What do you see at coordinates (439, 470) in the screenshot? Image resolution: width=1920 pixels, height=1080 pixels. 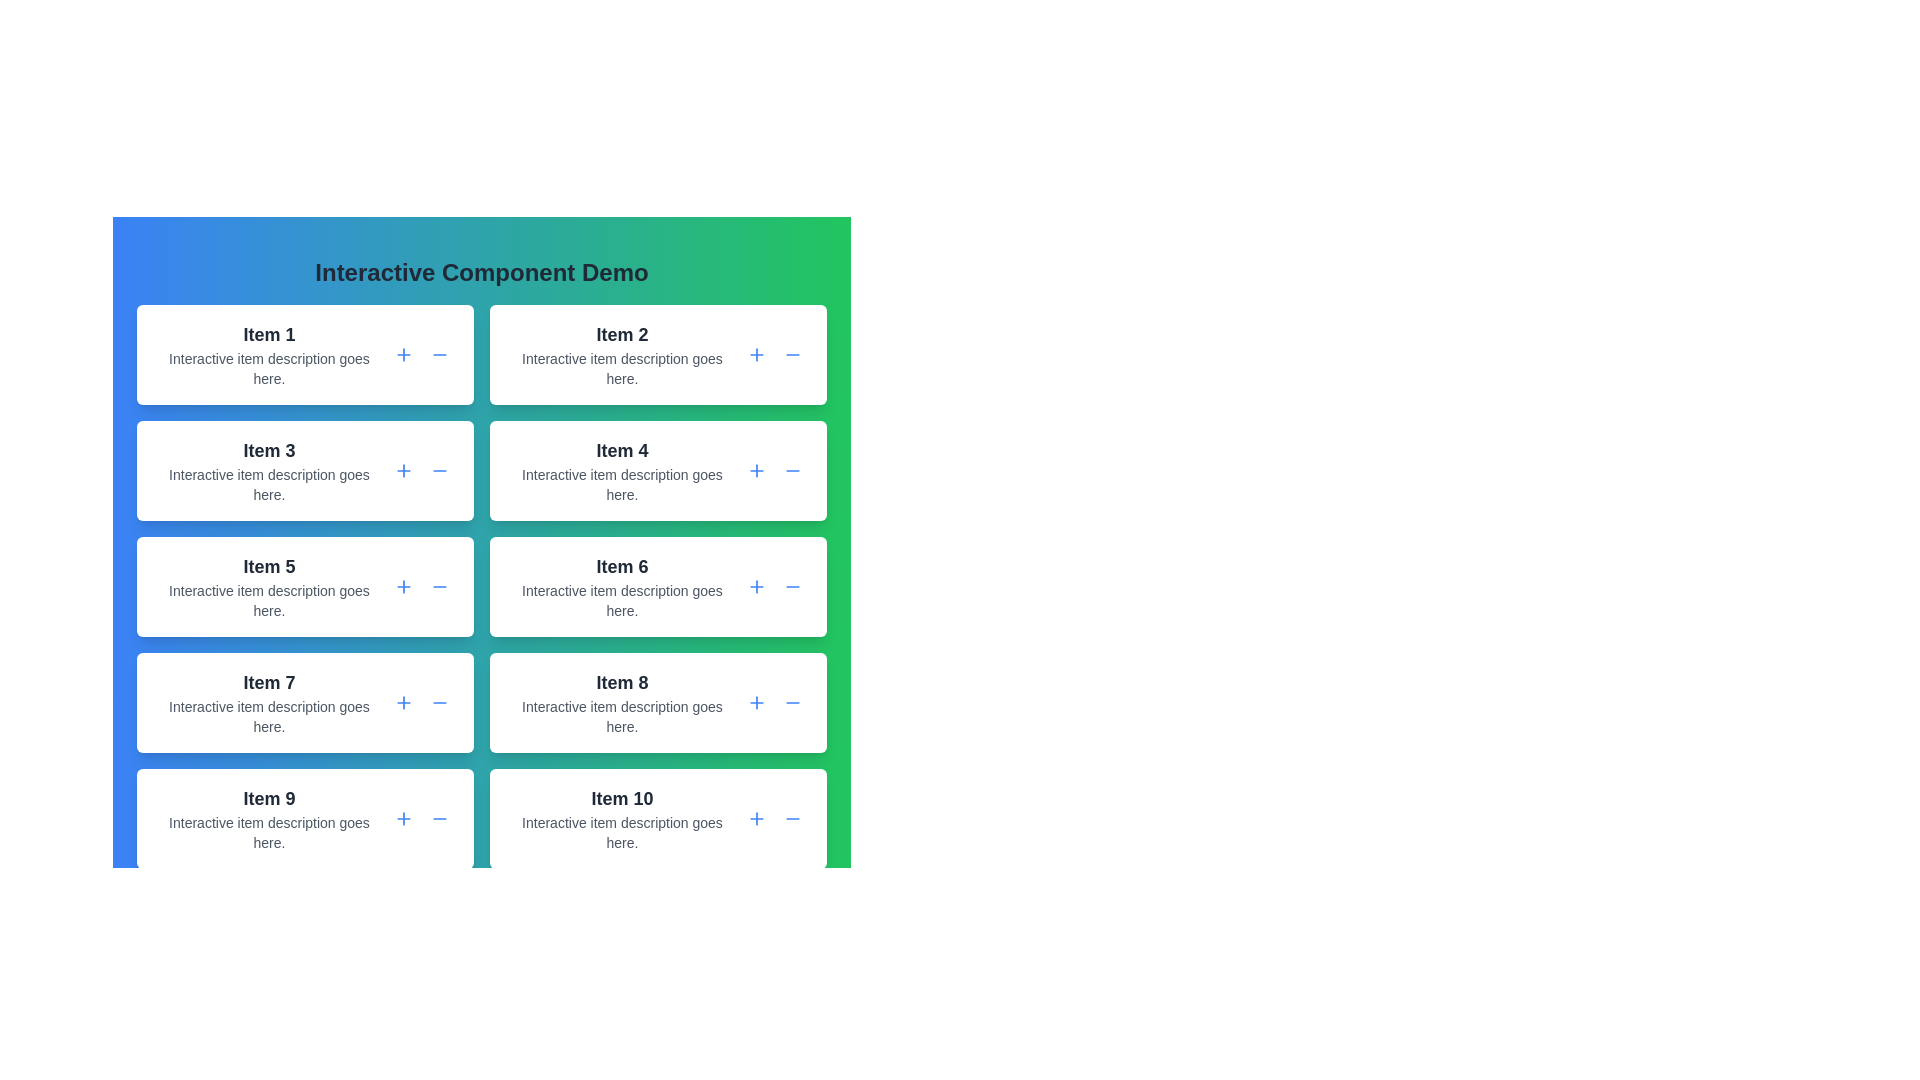 I see `the decrement button (minus symbol) located to the right of the 'Item 3' entry to decrease its value` at bounding box center [439, 470].